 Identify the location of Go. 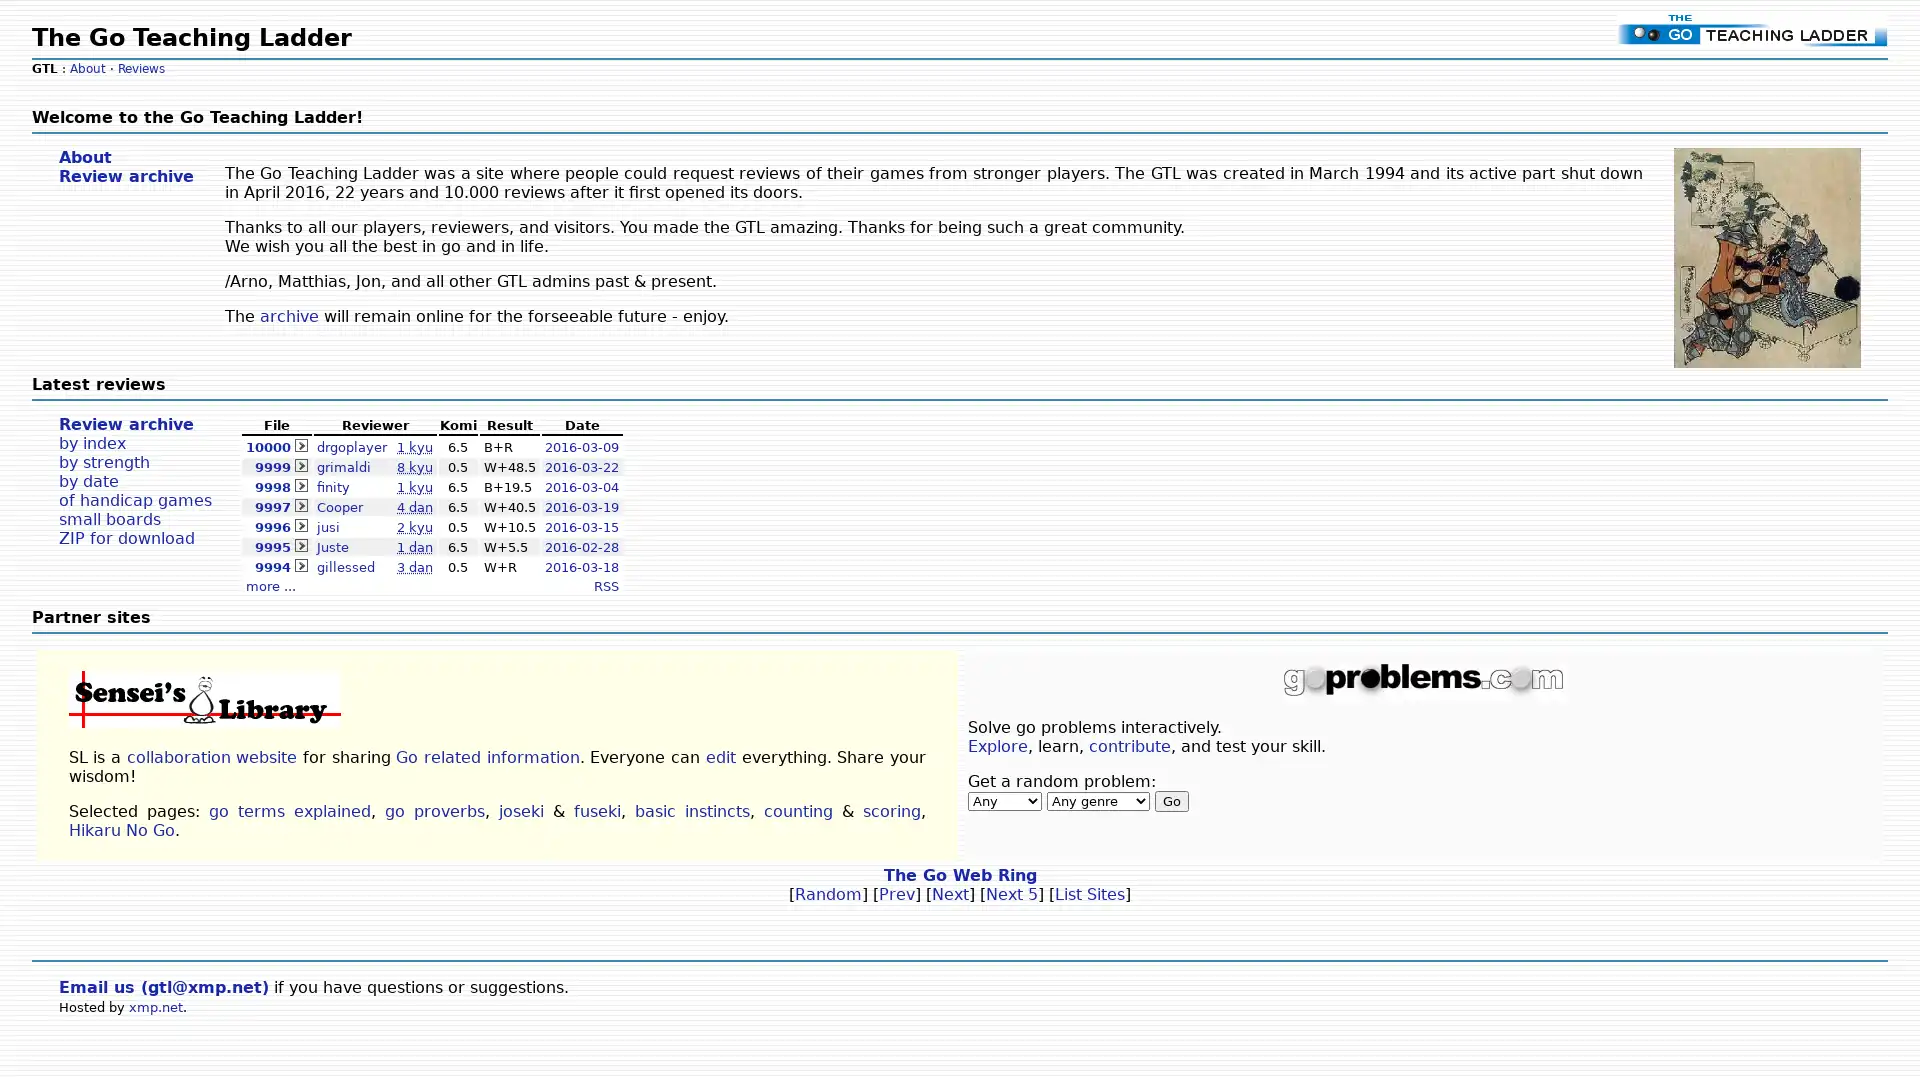
(1171, 800).